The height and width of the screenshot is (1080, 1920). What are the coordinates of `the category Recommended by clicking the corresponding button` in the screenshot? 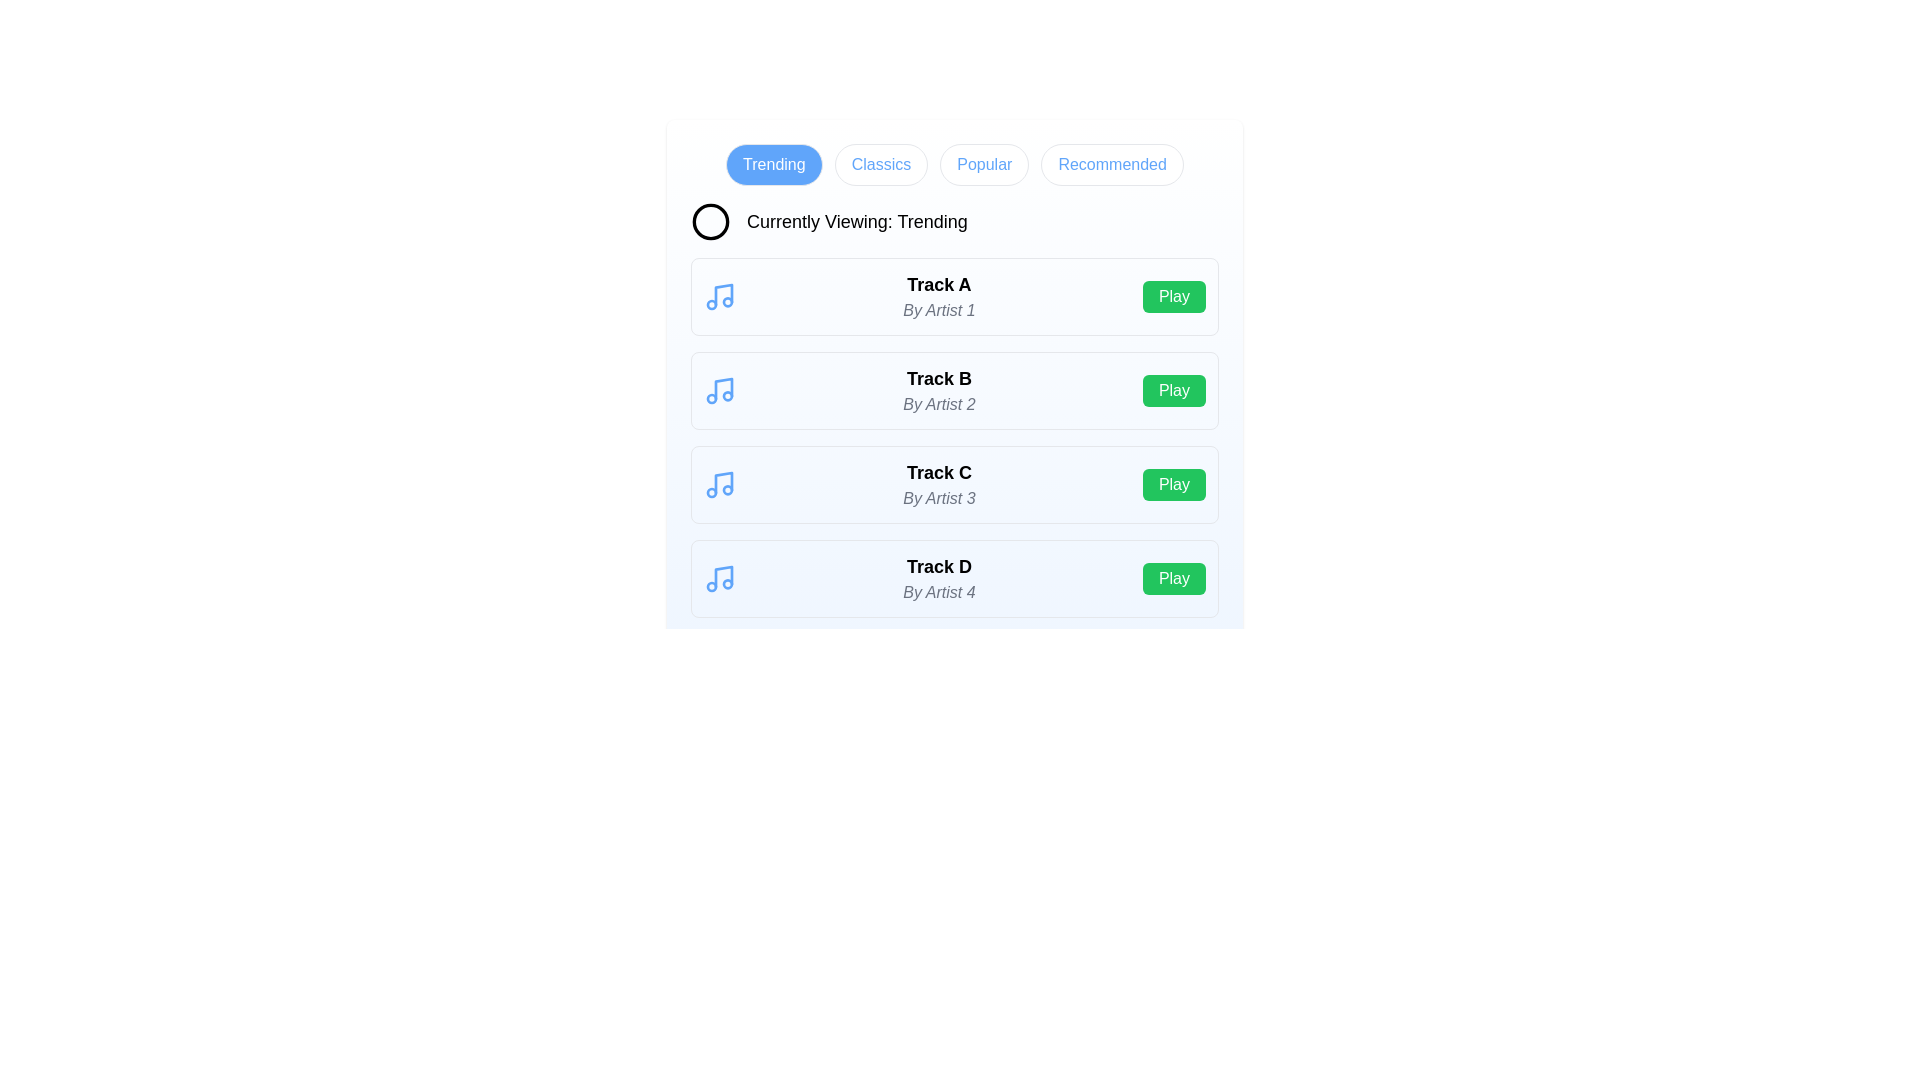 It's located at (1111, 164).